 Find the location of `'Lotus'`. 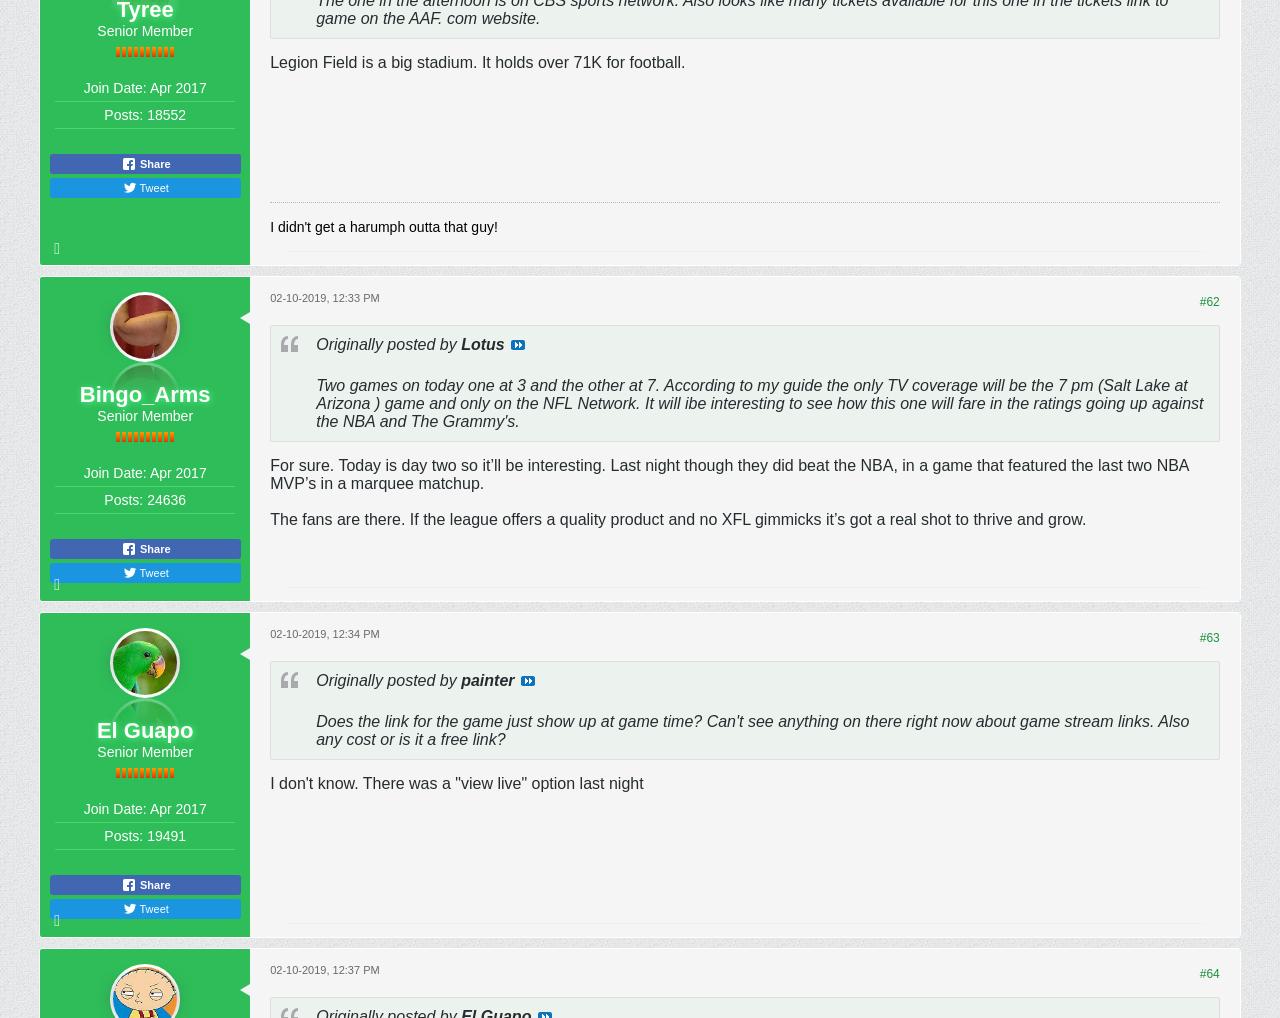

'Lotus' is located at coordinates (482, 342).